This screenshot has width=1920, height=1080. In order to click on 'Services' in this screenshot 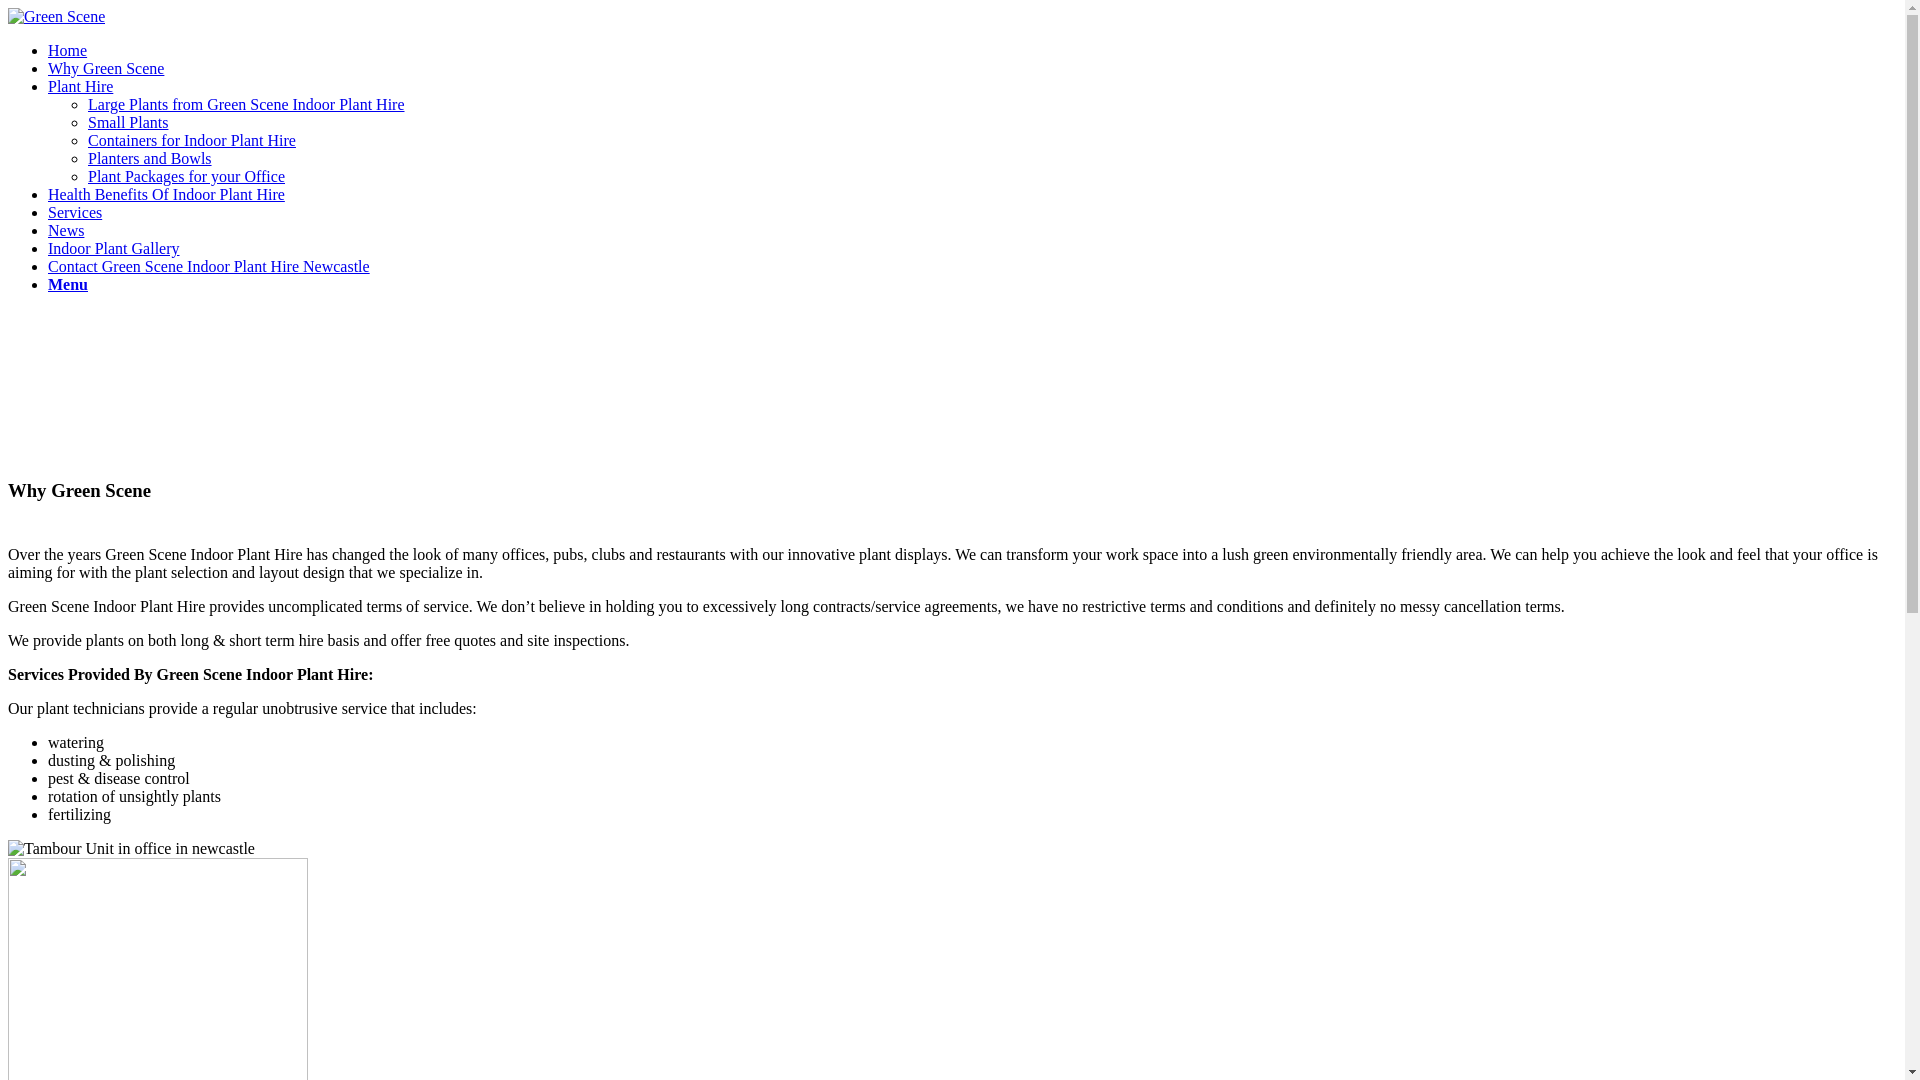, I will do `click(48, 212)`.